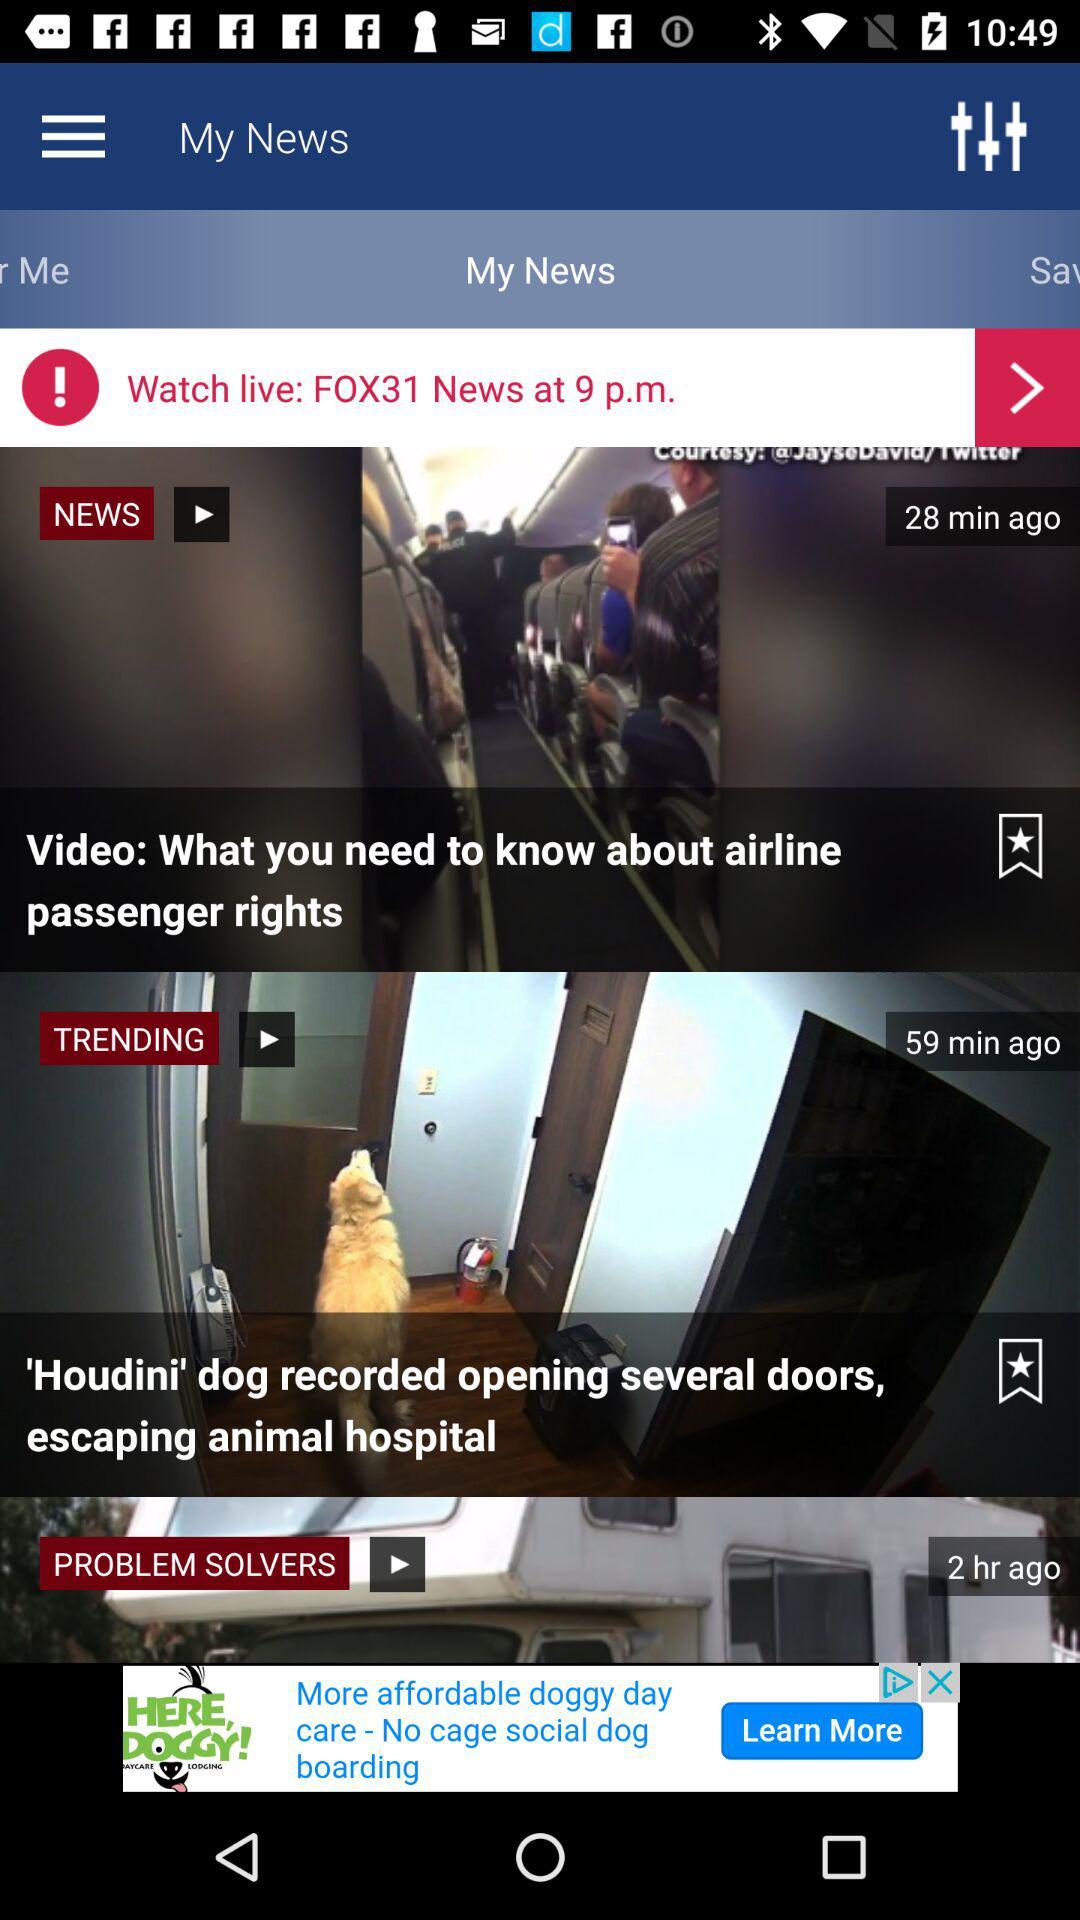  I want to click on open settings, so click(987, 135).